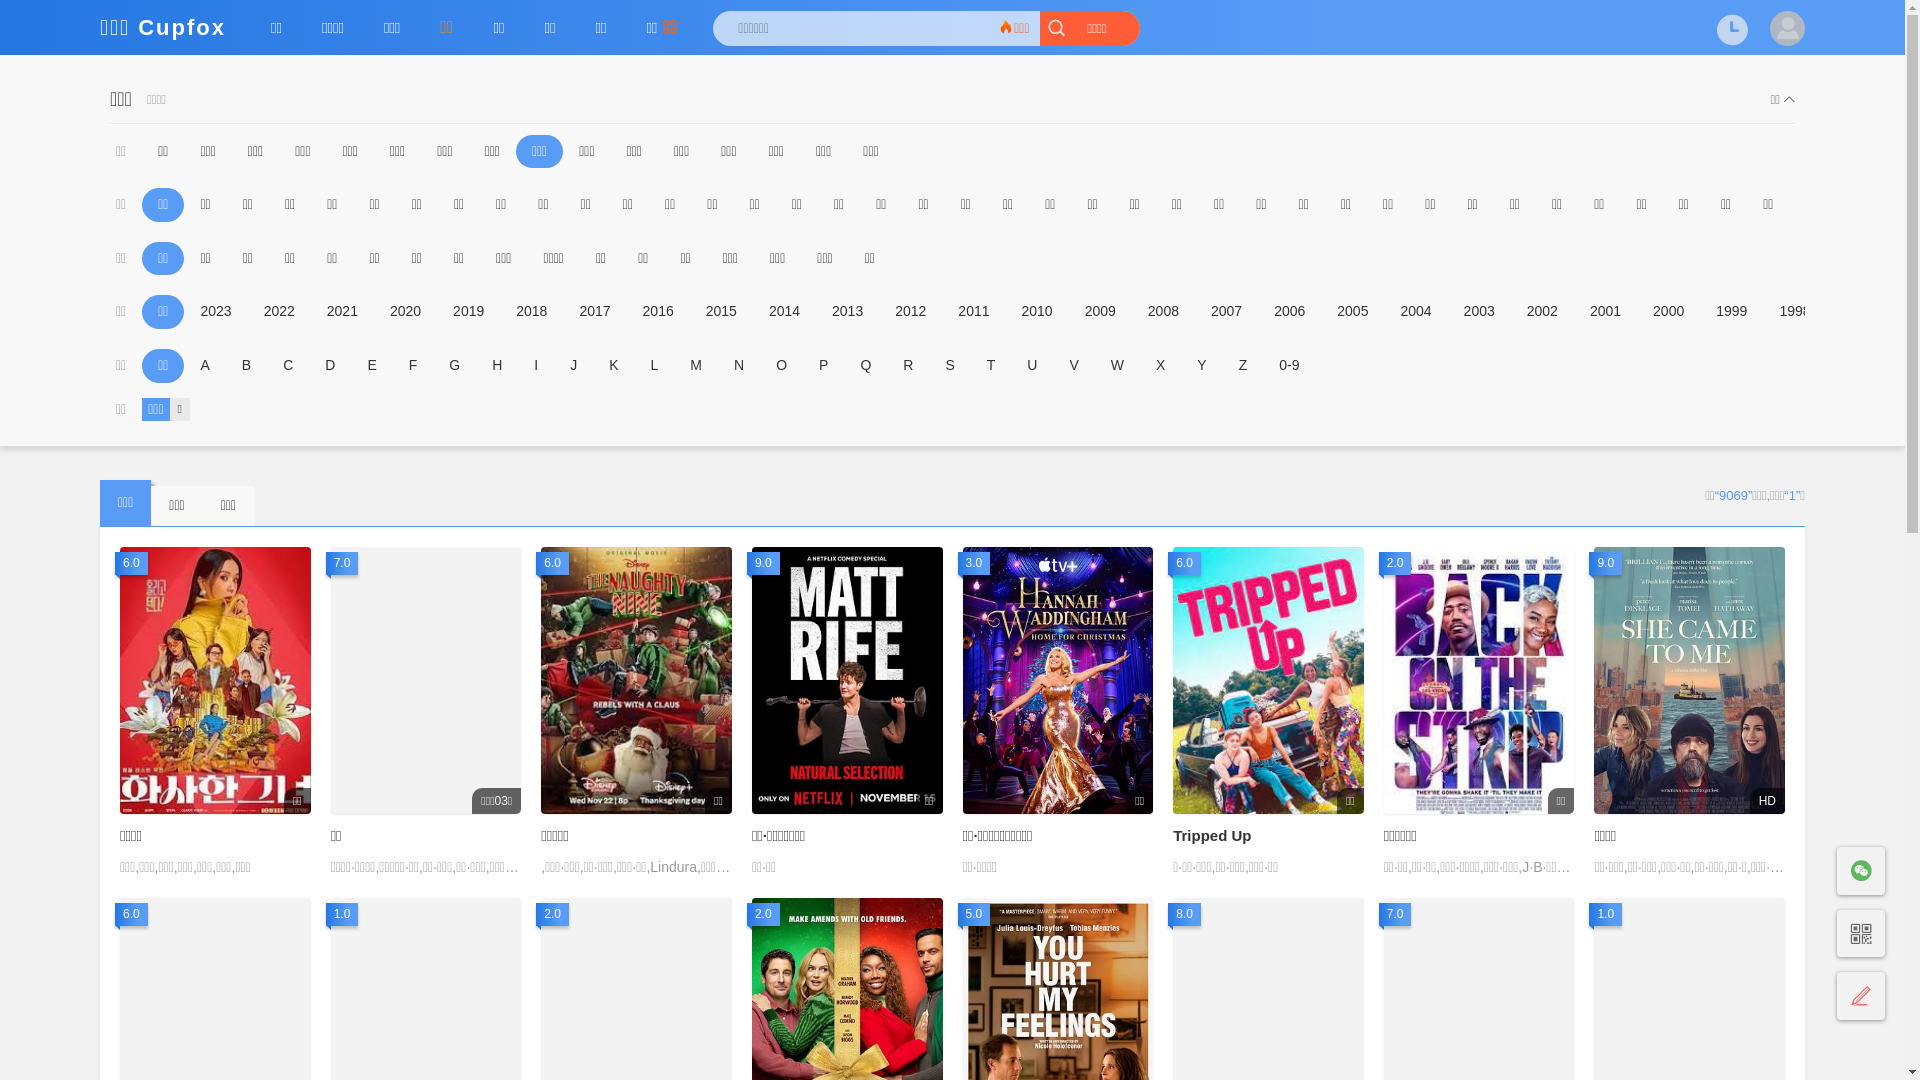  Describe the element at coordinates (1093, 366) in the screenshot. I see `'W'` at that location.